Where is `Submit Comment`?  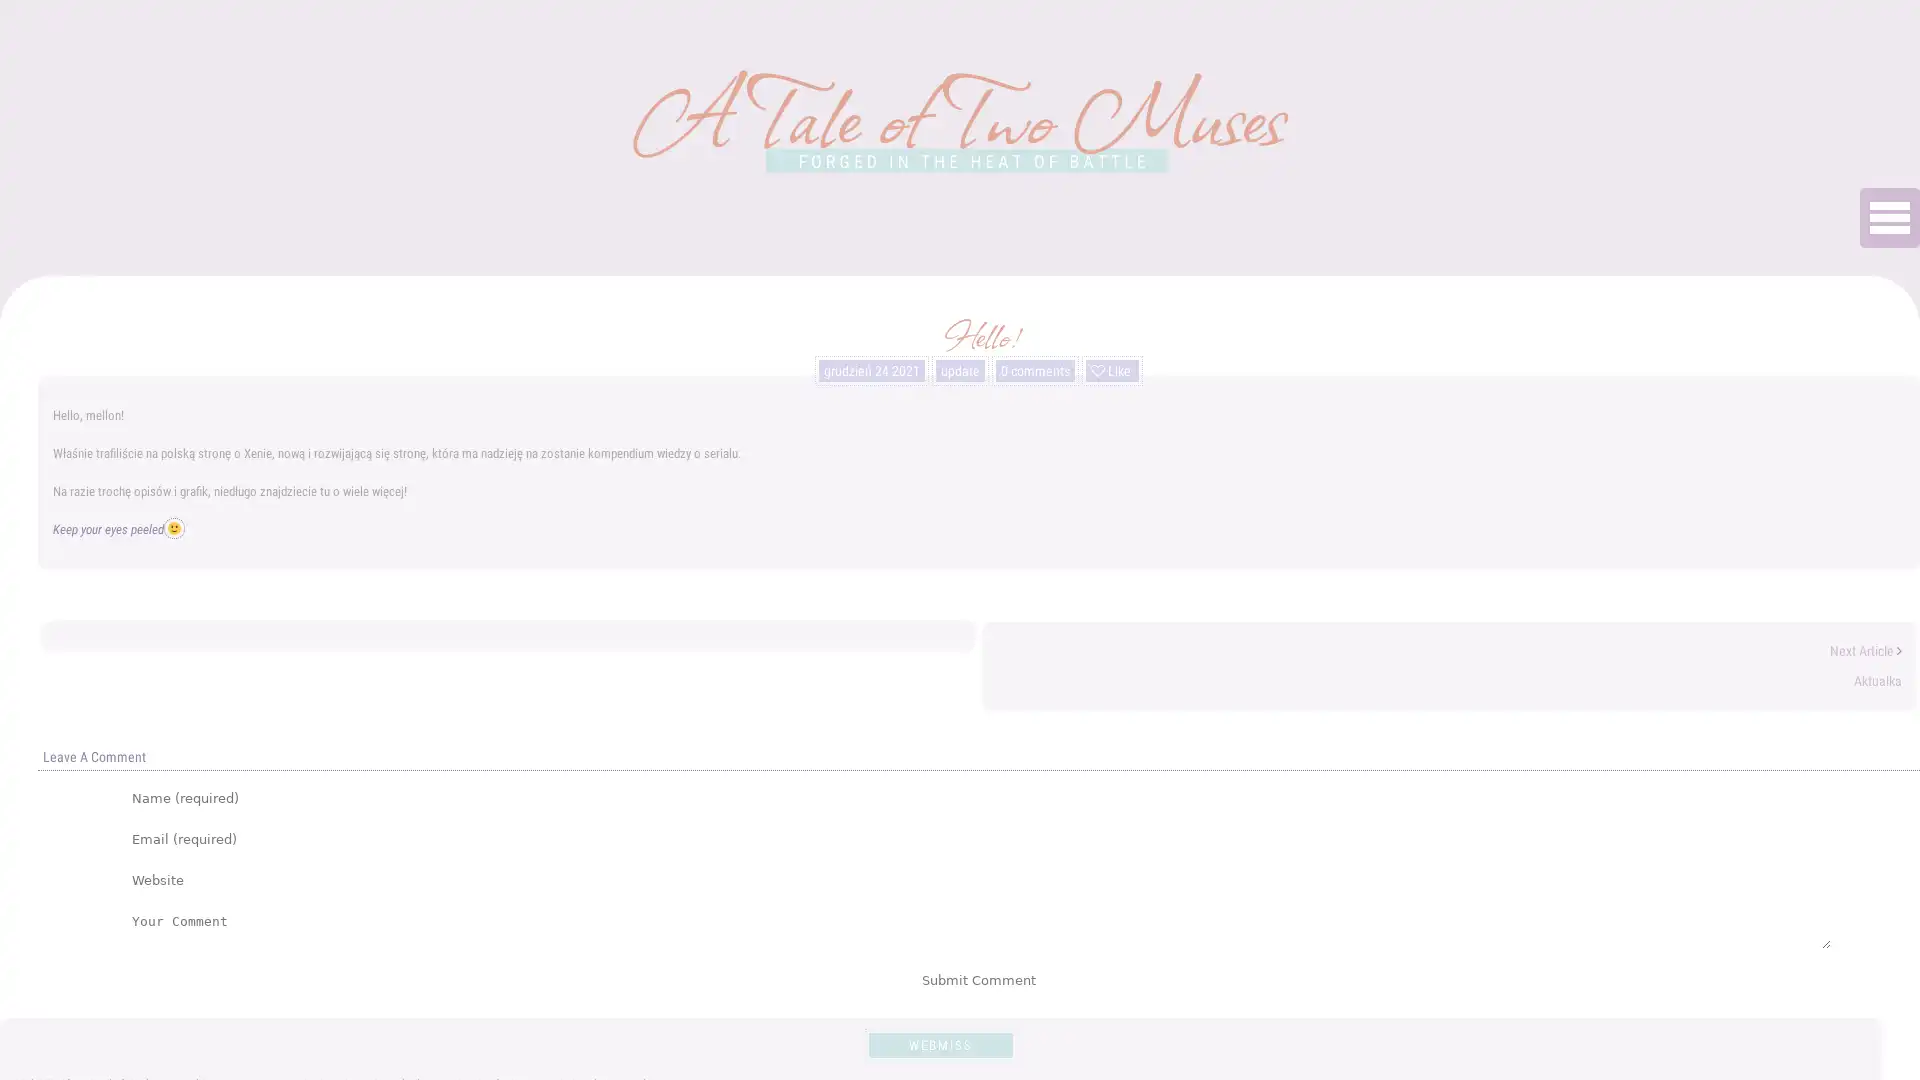
Submit Comment is located at coordinates (979, 979).